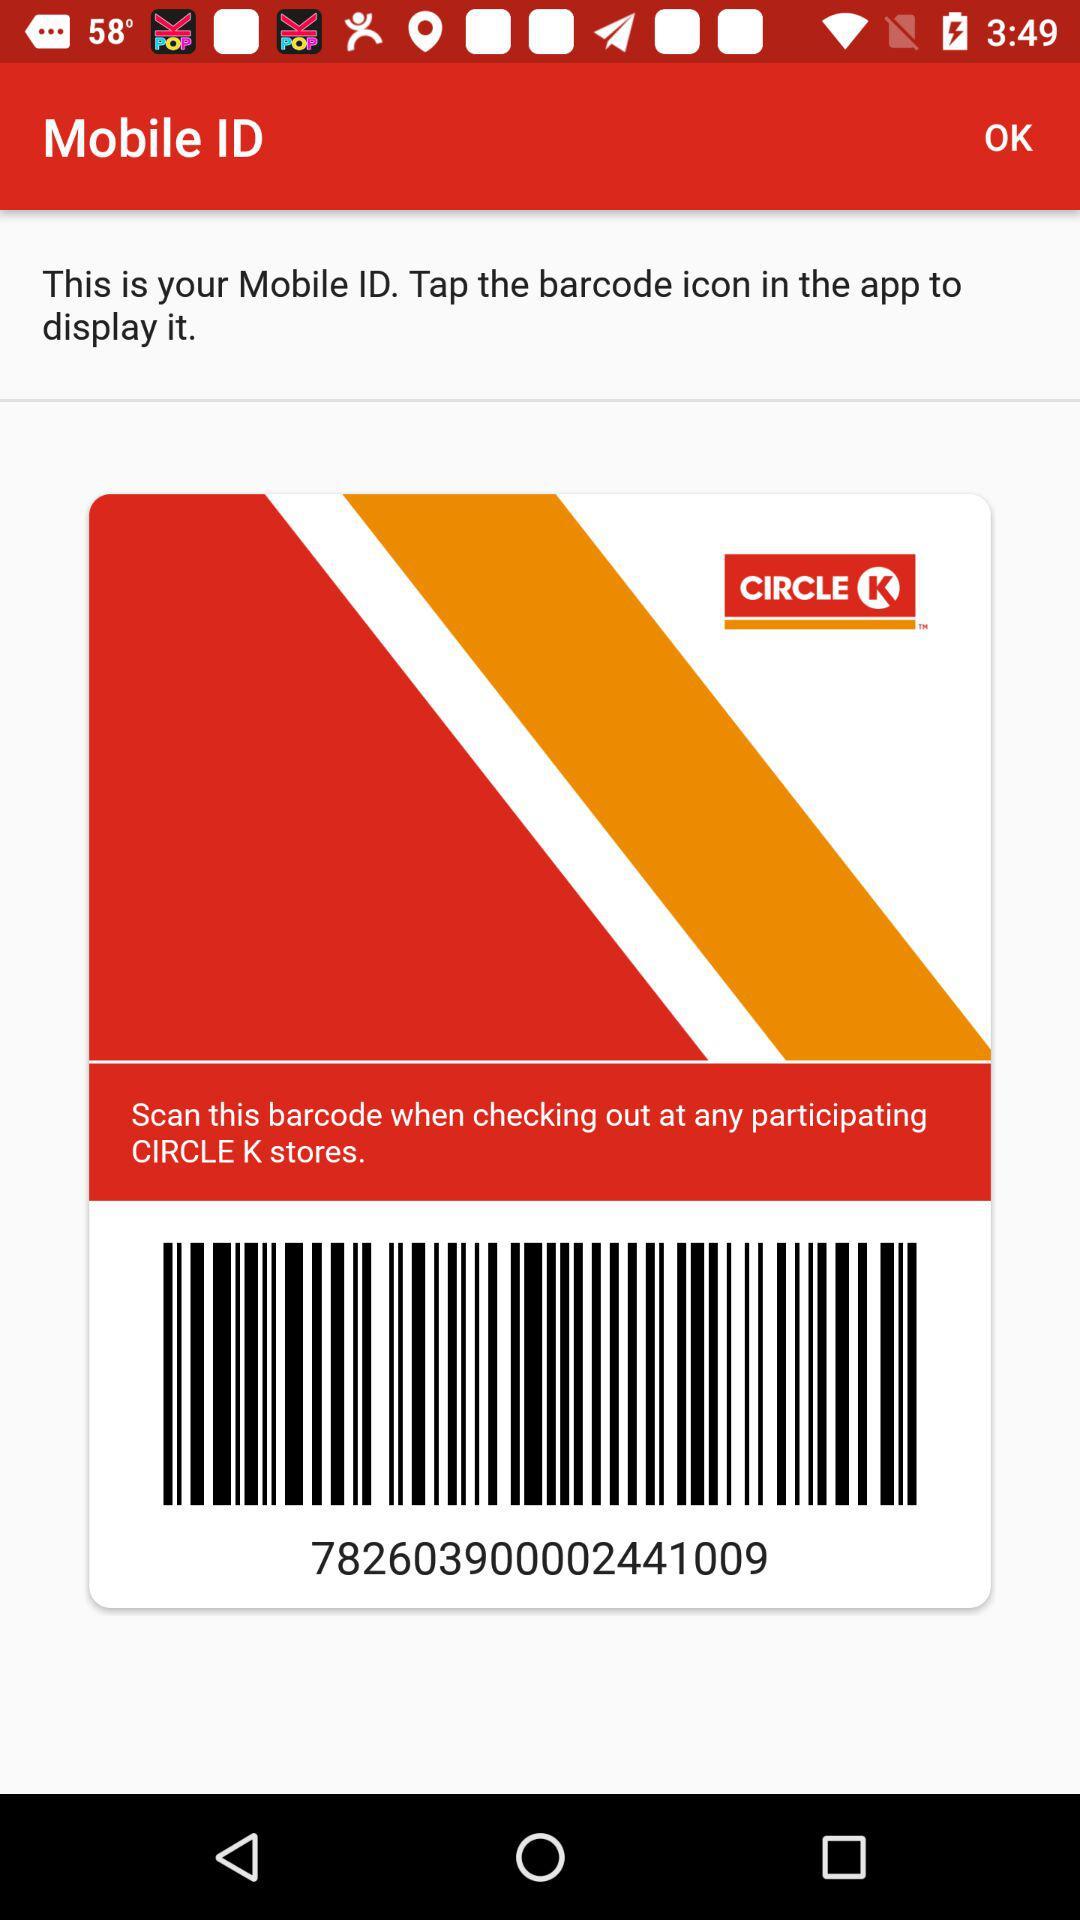  I want to click on the icon to the right of mobile id icon, so click(1017, 135).